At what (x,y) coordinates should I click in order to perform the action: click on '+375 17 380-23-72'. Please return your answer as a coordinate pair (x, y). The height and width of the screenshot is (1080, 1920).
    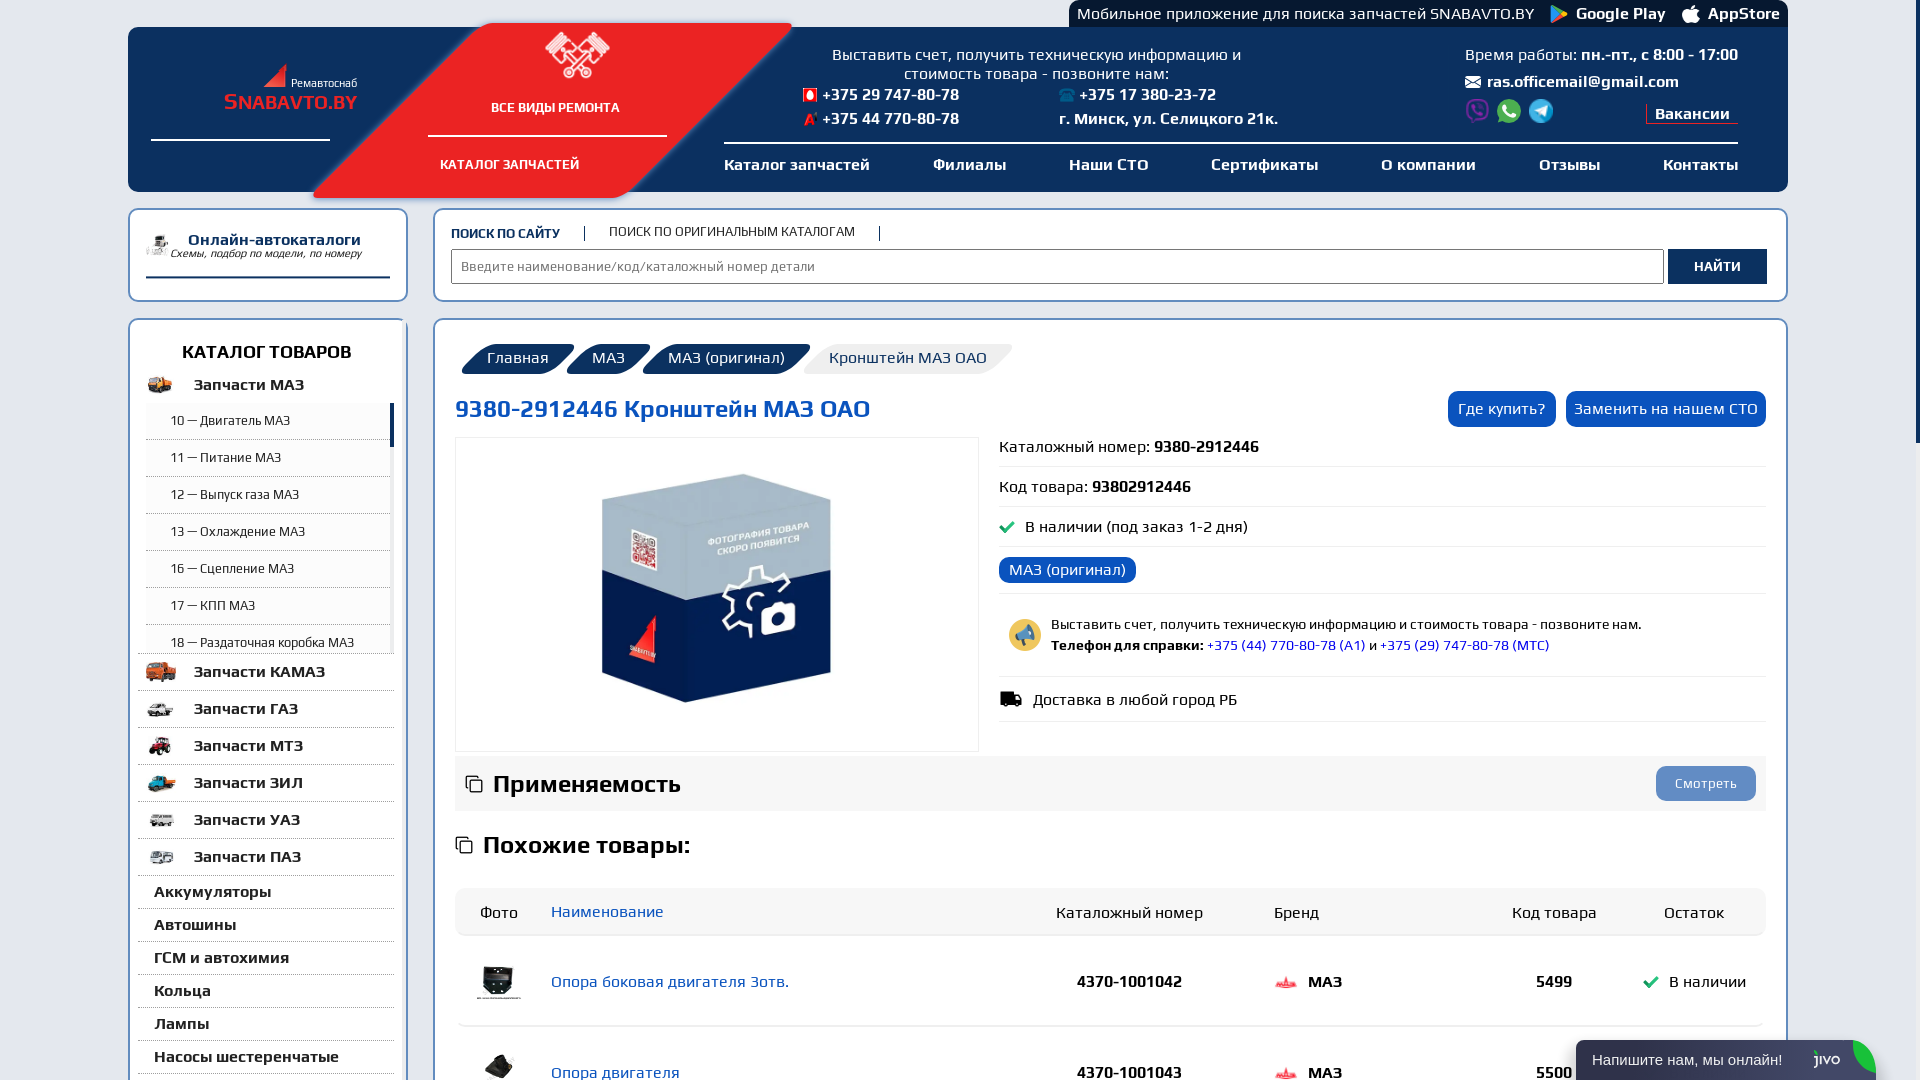
    Looking at the image, I should click on (1058, 95).